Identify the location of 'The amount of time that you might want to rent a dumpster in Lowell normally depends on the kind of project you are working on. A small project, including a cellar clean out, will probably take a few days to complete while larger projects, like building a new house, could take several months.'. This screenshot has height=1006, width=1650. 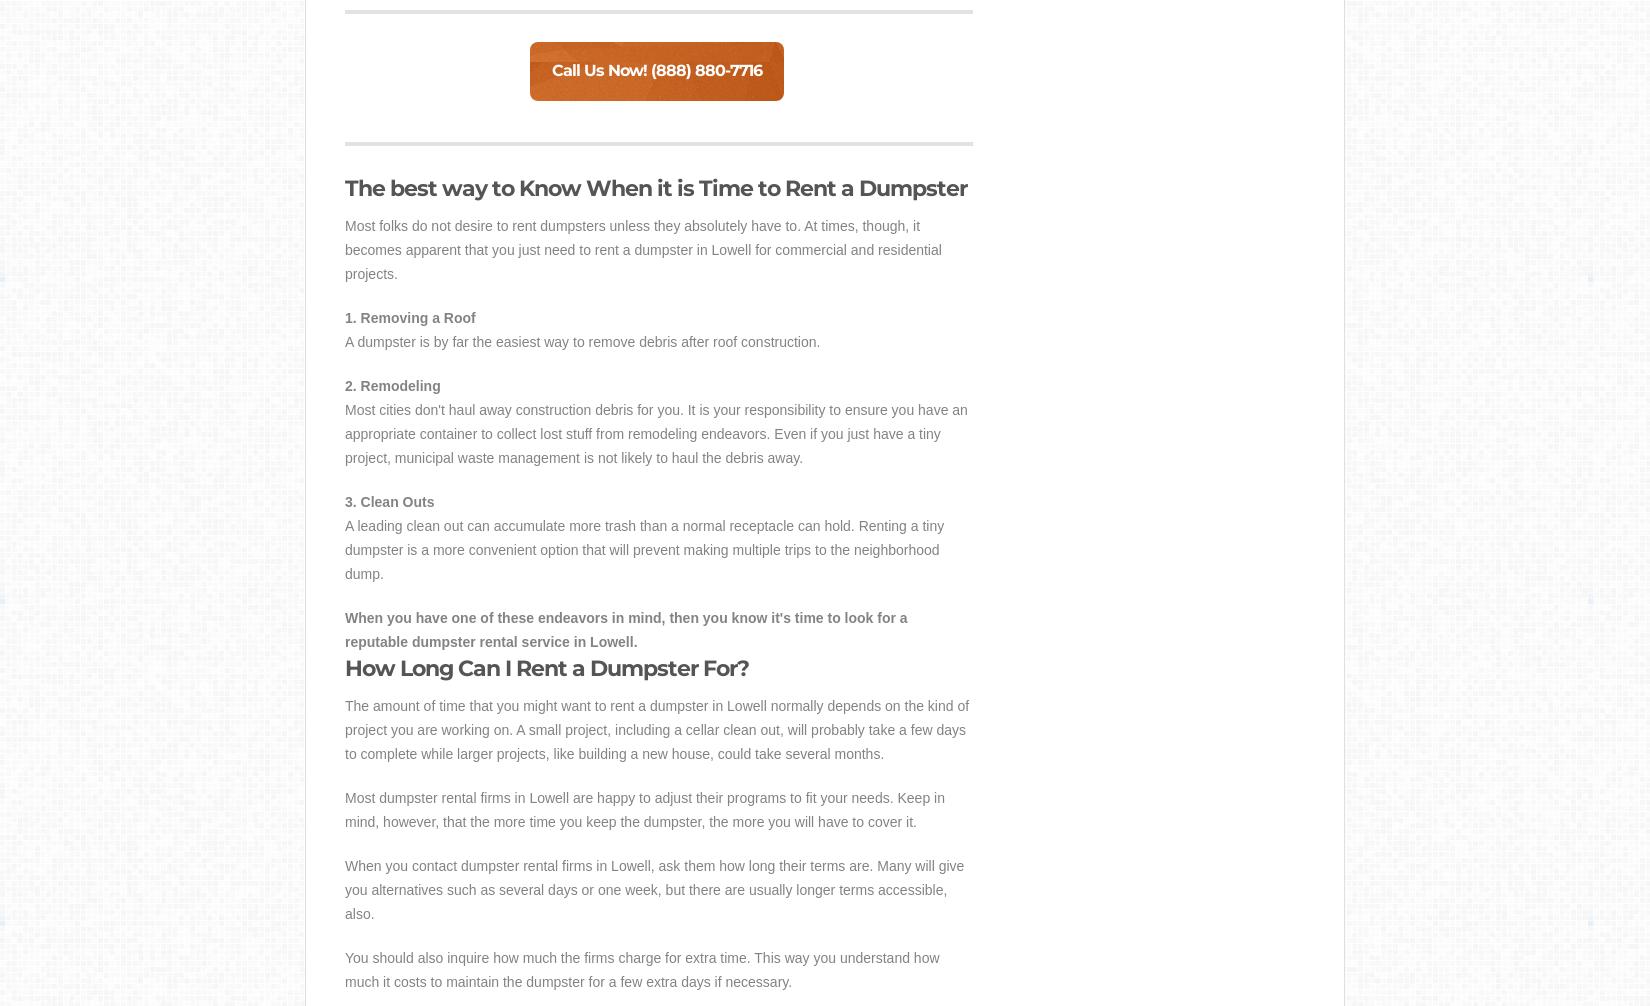
(656, 729).